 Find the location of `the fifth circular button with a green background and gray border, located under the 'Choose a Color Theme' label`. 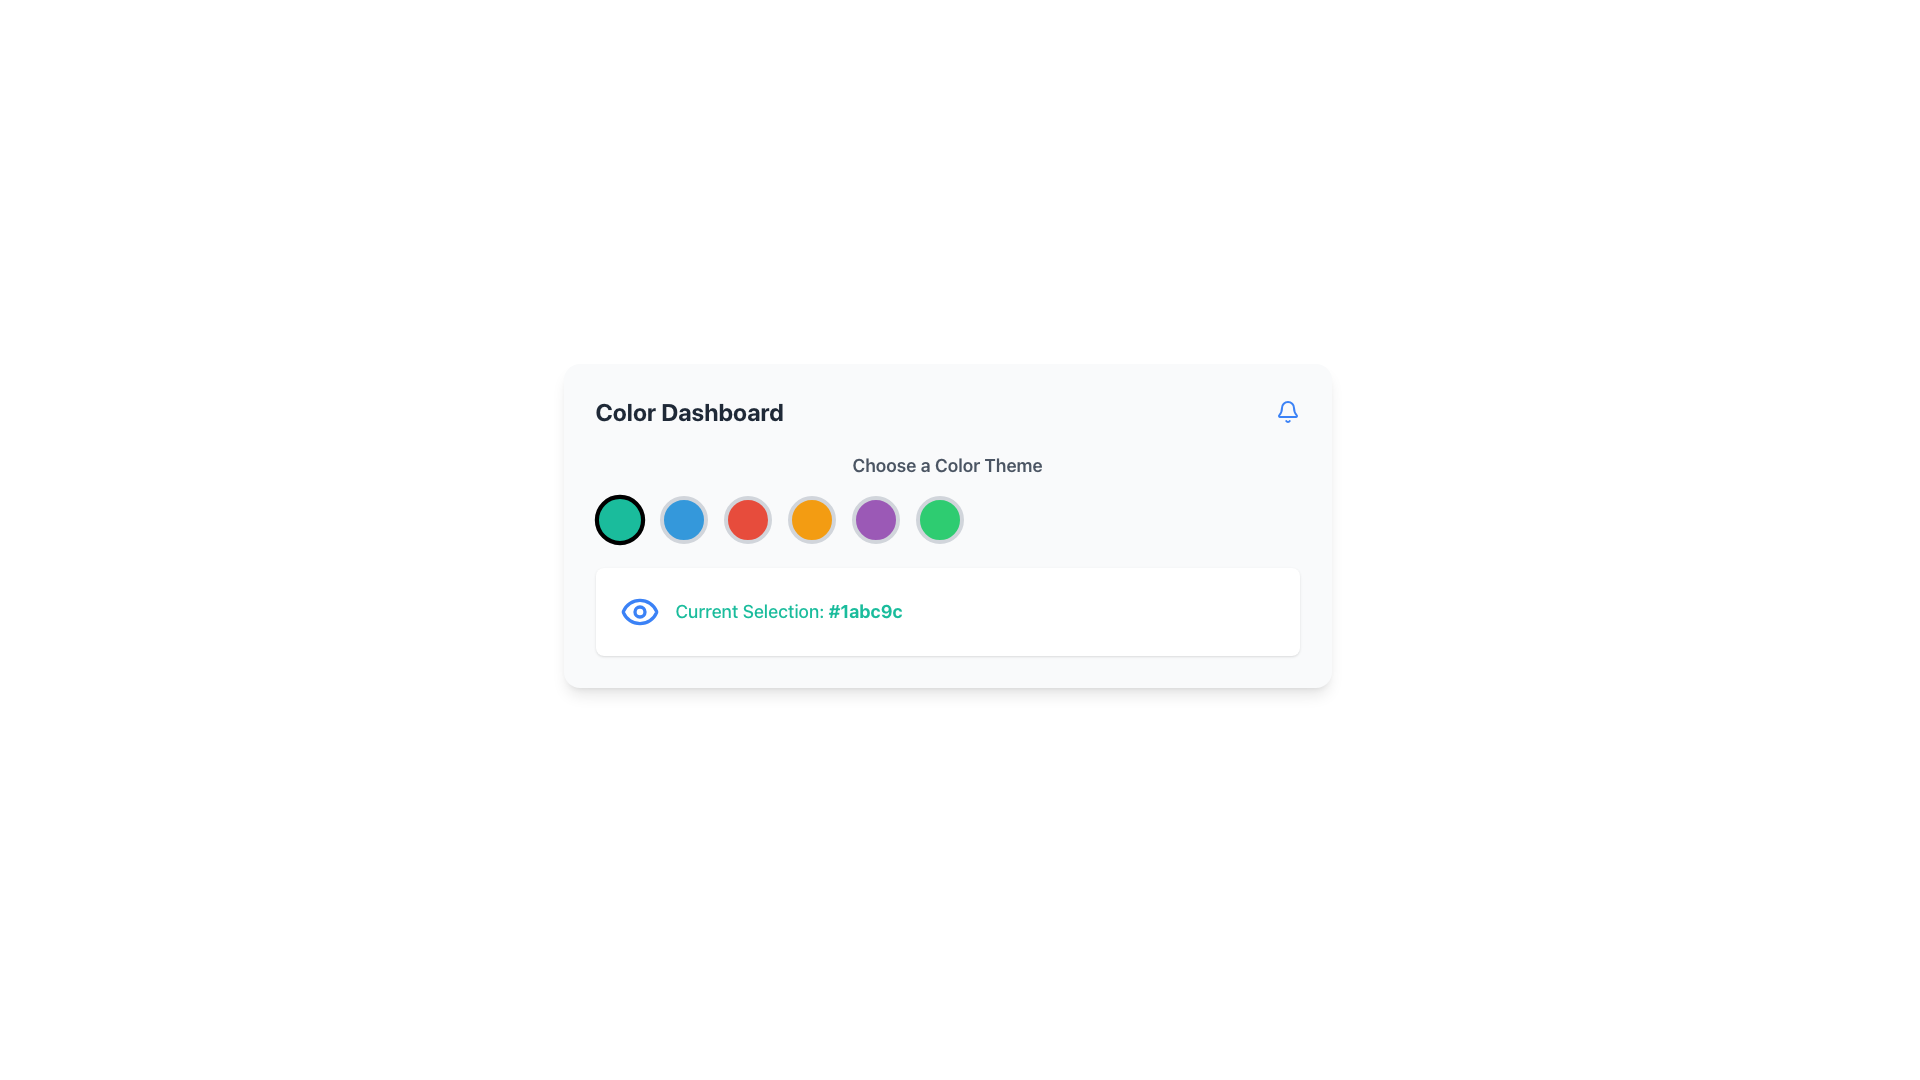

the fifth circular button with a green background and gray border, located under the 'Choose a Color Theme' label is located at coordinates (946, 524).